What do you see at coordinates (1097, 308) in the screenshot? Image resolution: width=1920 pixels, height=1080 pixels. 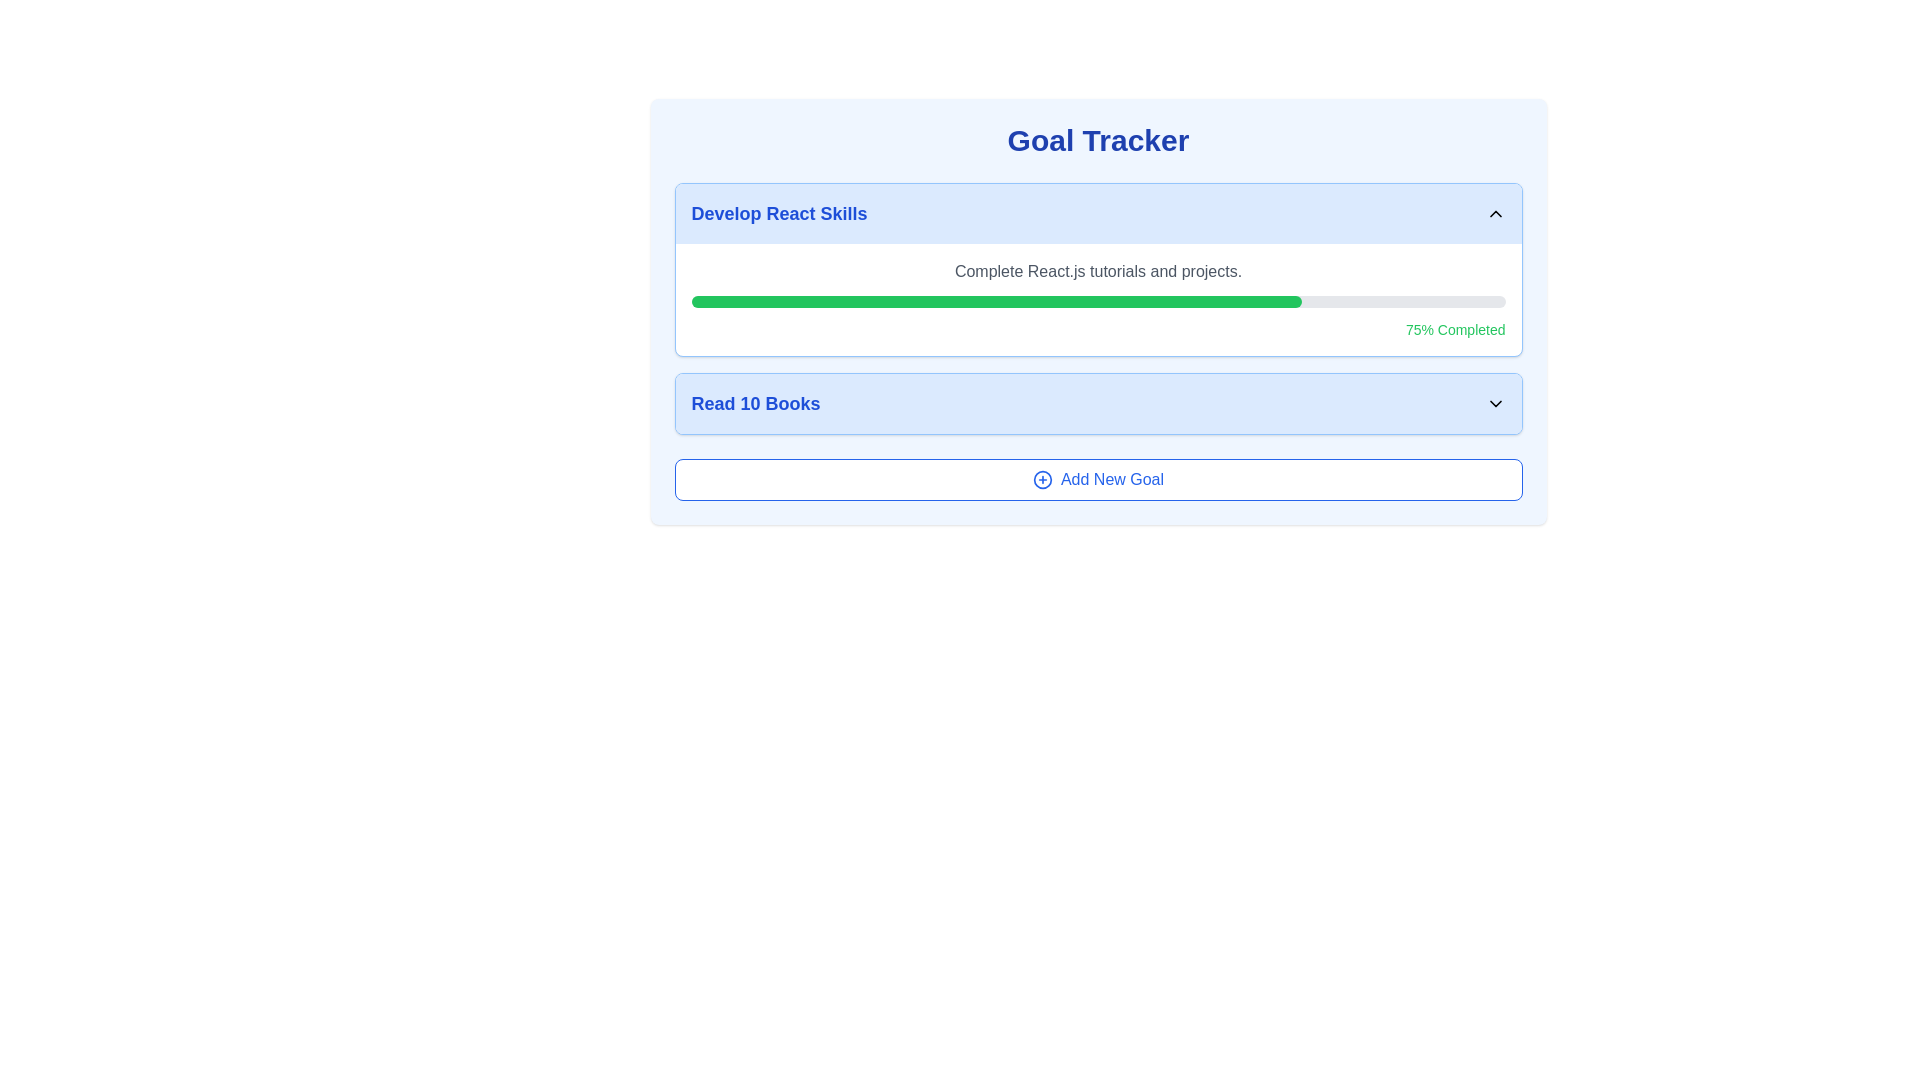 I see `the progress tracker component indicating the user's completion status for the 'Develop React Skills' goal for potential interactivity` at bounding box center [1097, 308].